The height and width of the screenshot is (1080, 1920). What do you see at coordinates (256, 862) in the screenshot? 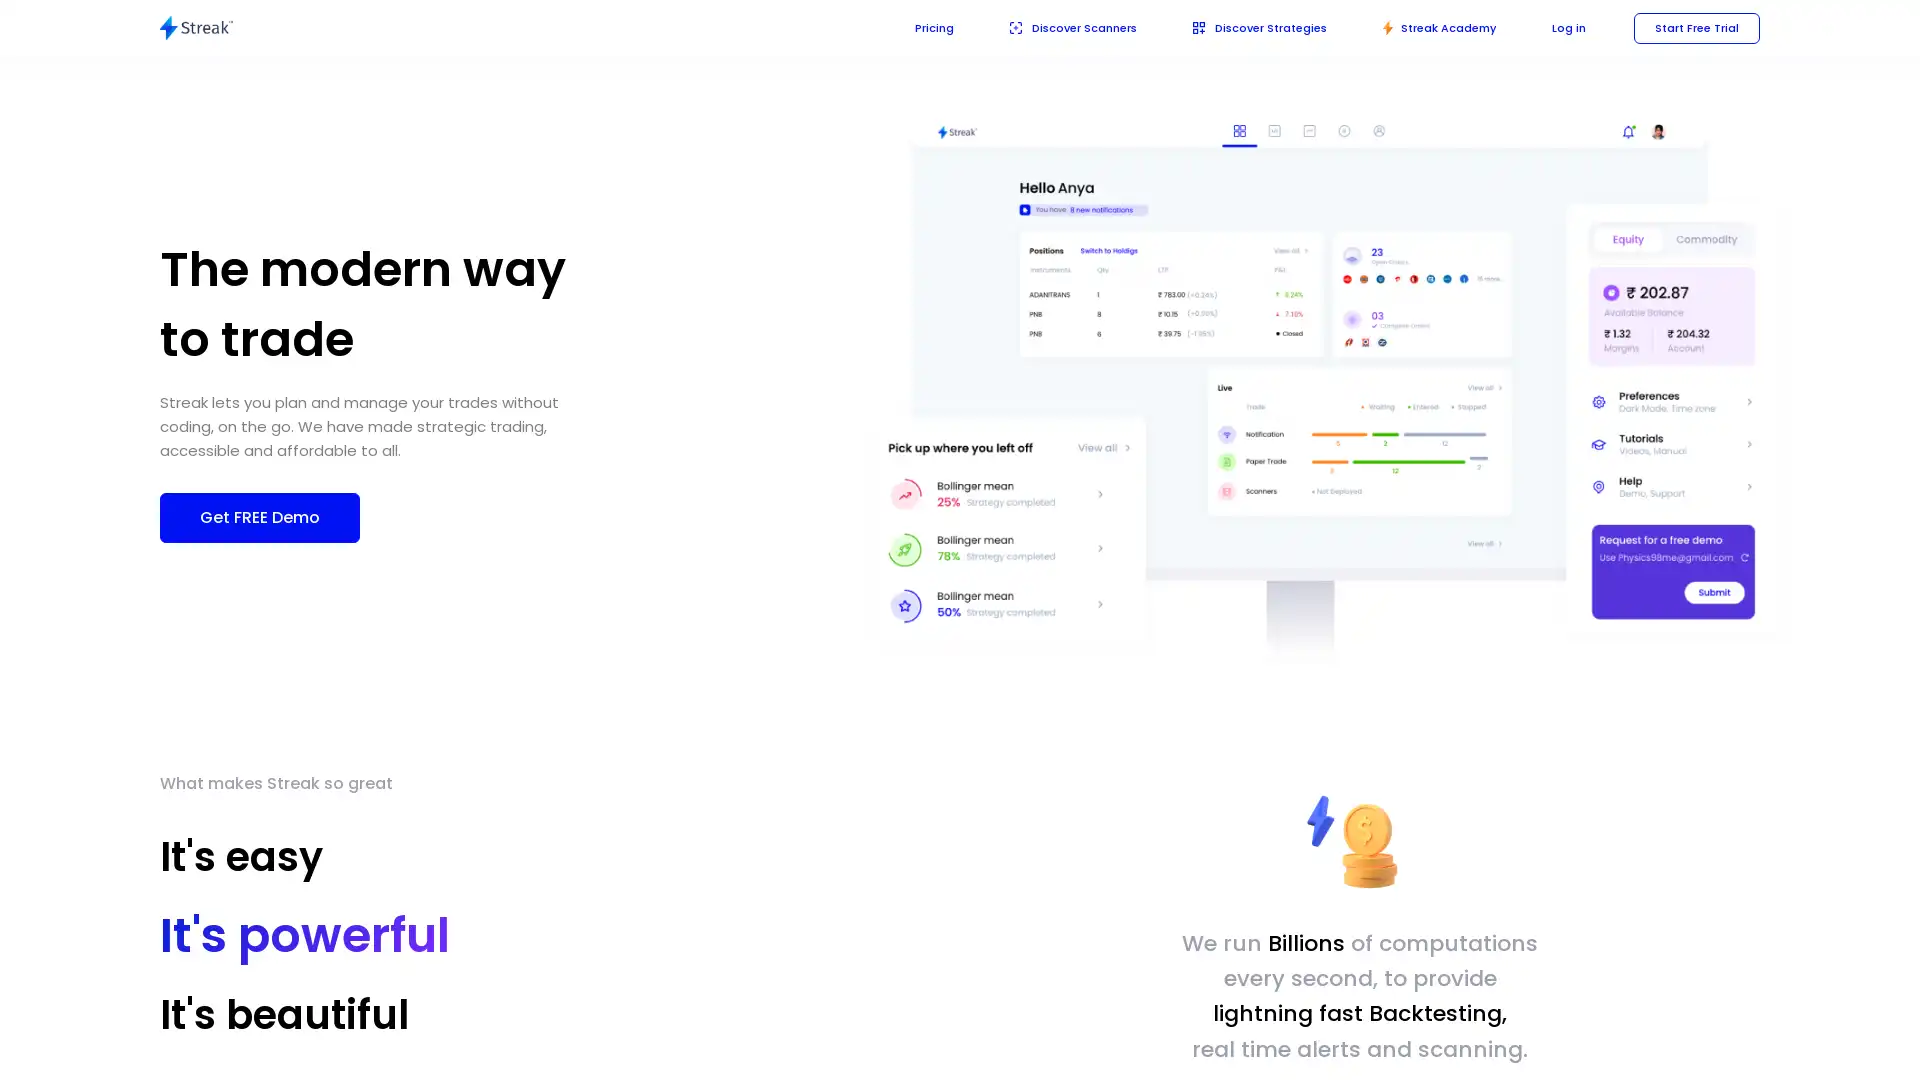
I see `It's easy` at bounding box center [256, 862].